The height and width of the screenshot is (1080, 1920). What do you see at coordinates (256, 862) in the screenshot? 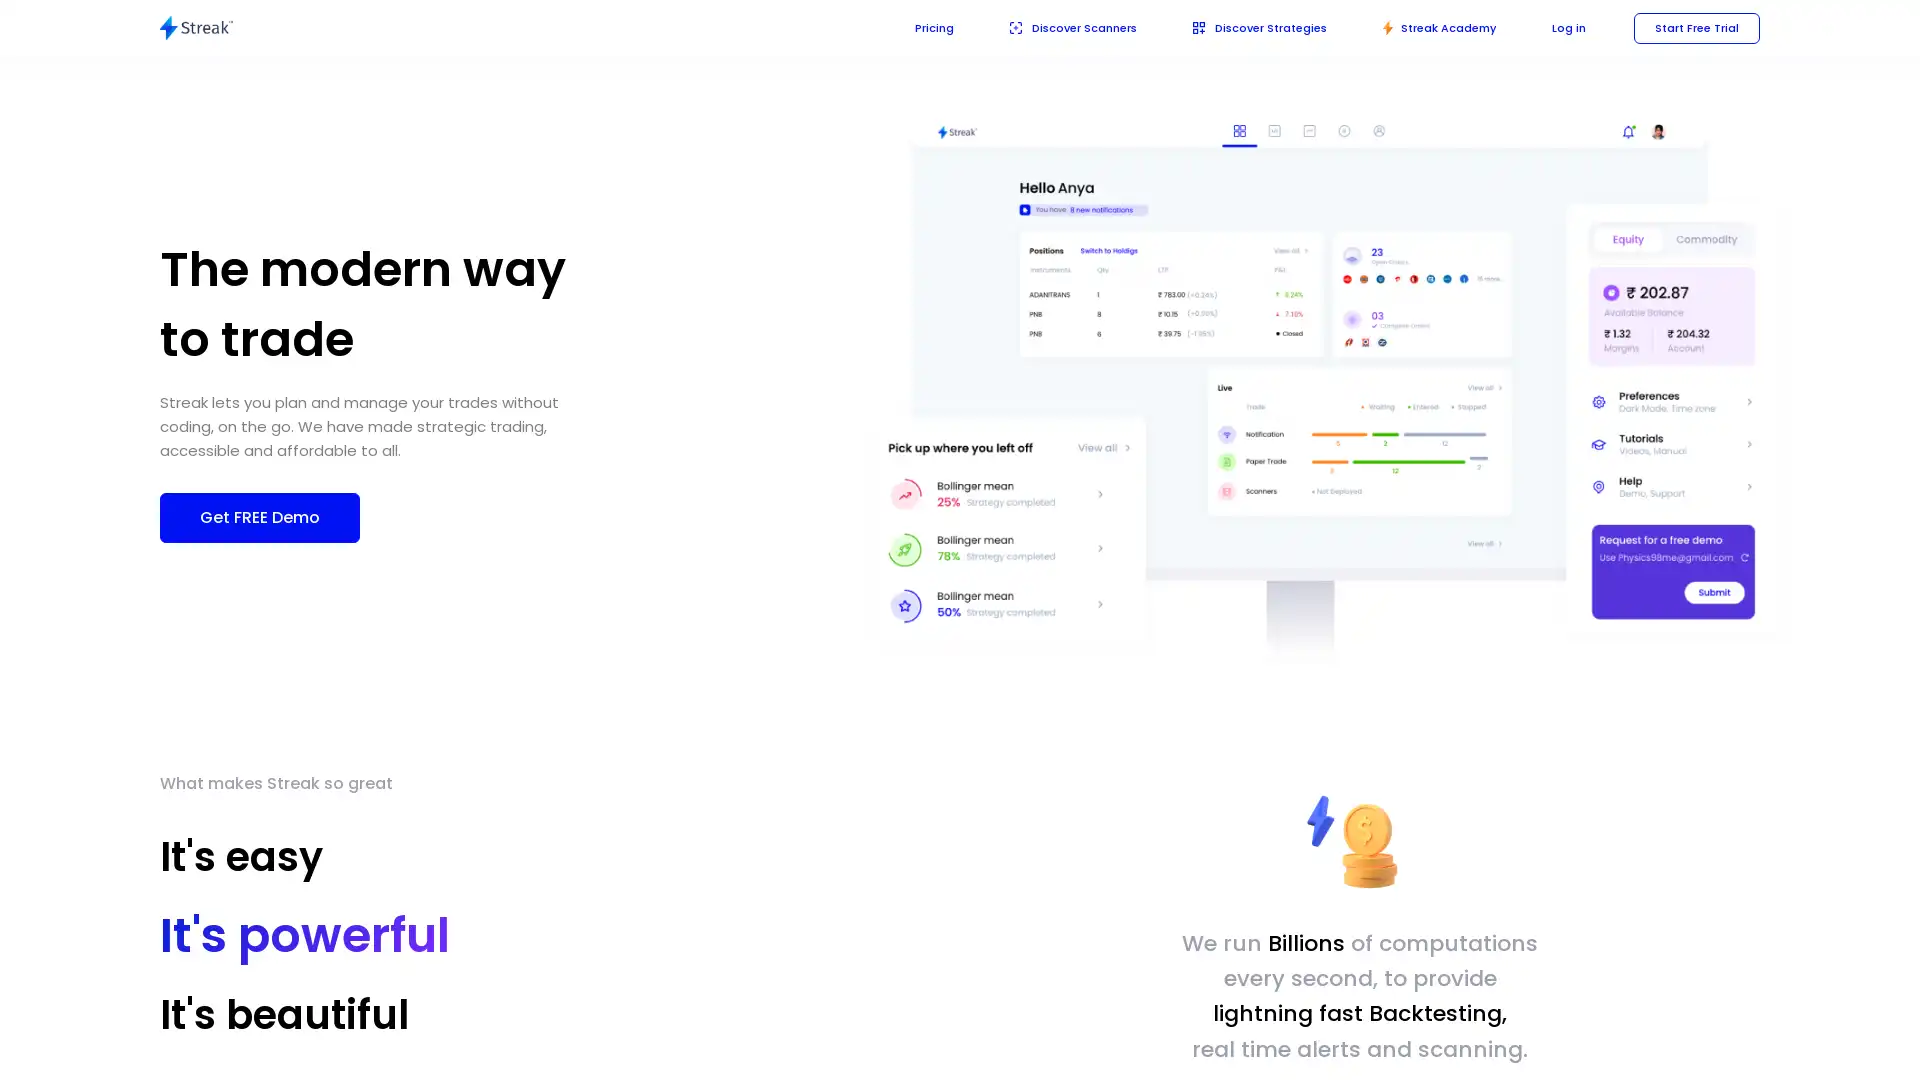
I see `It's easy` at bounding box center [256, 862].